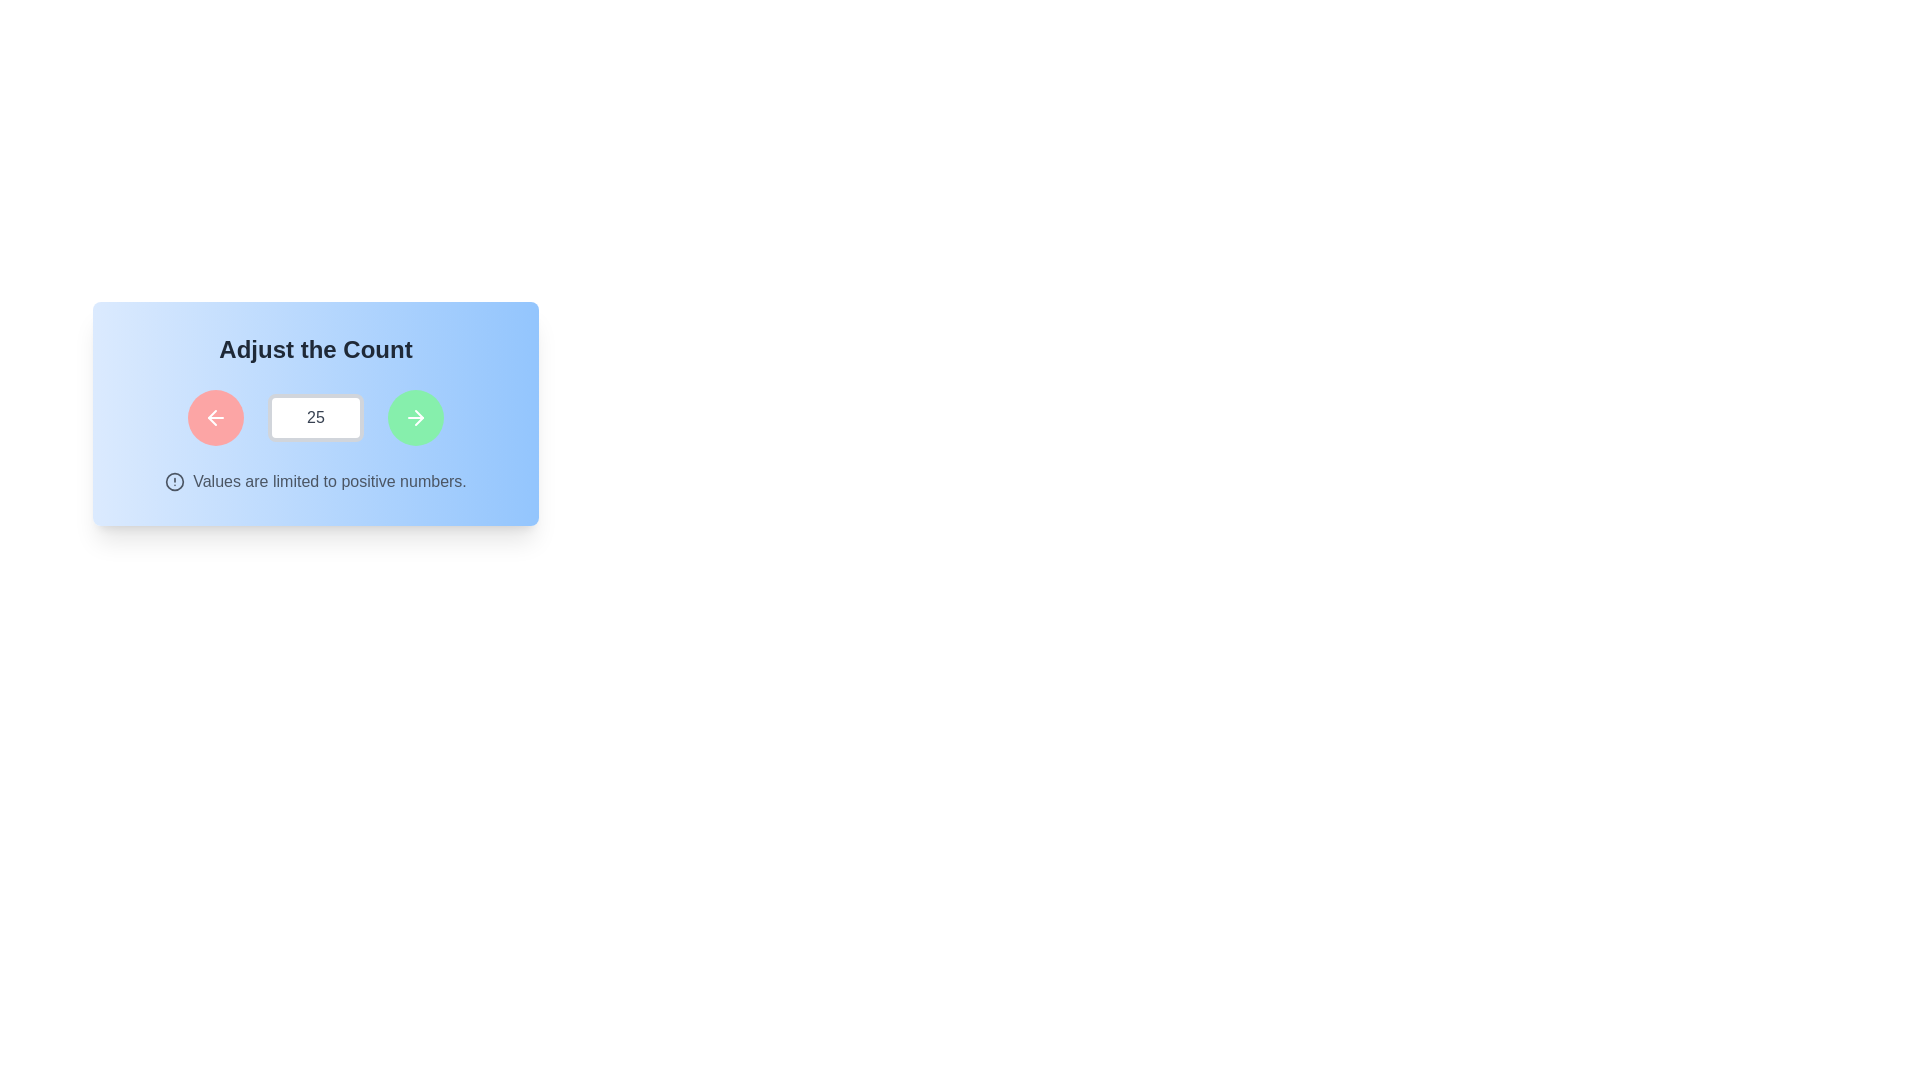 The height and width of the screenshot is (1080, 1920). What do you see at coordinates (175, 482) in the screenshot?
I see `the circular component of the error icon located at the bottom left of the displayed modal` at bounding box center [175, 482].